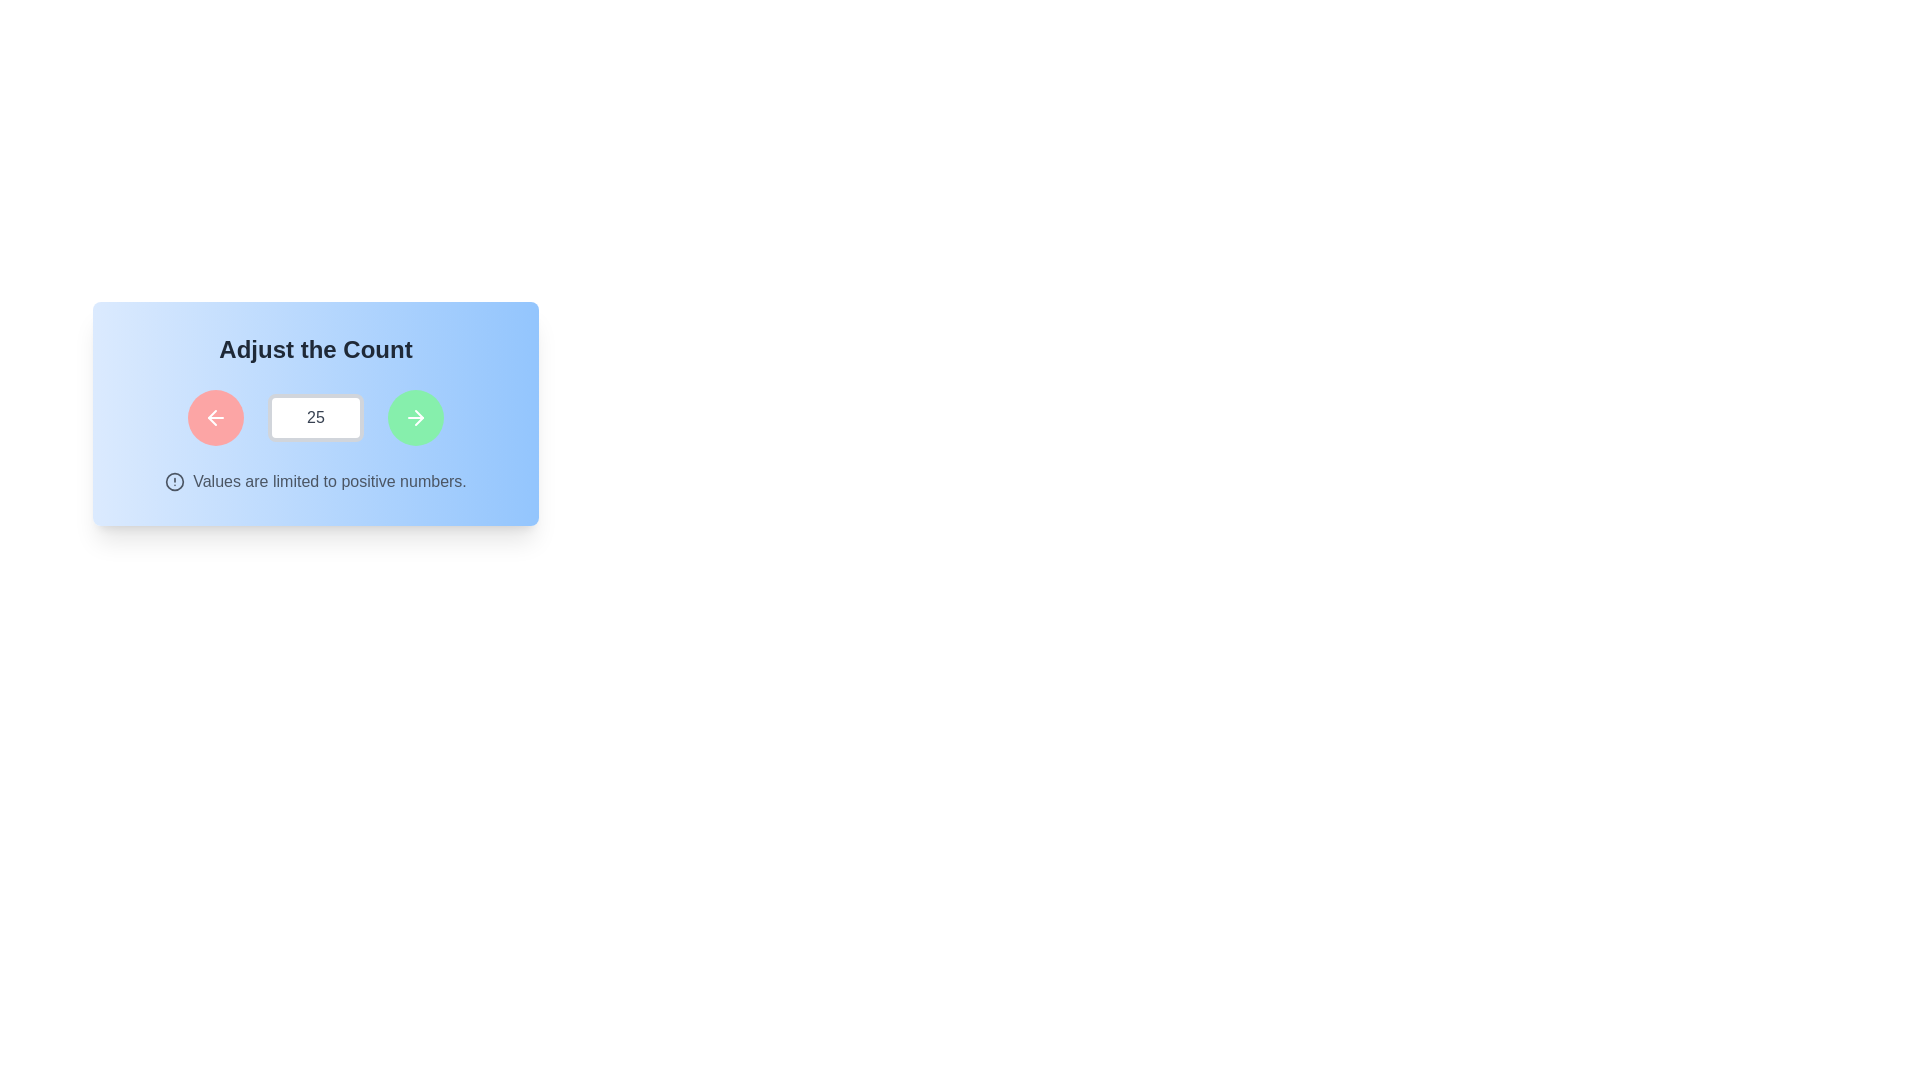 The height and width of the screenshot is (1080, 1920). What do you see at coordinates (175, 482) in the screenshot?
I see `the circular component of the error icon located at the bottom left of the displayed modal` at bounding box center [175, 482].